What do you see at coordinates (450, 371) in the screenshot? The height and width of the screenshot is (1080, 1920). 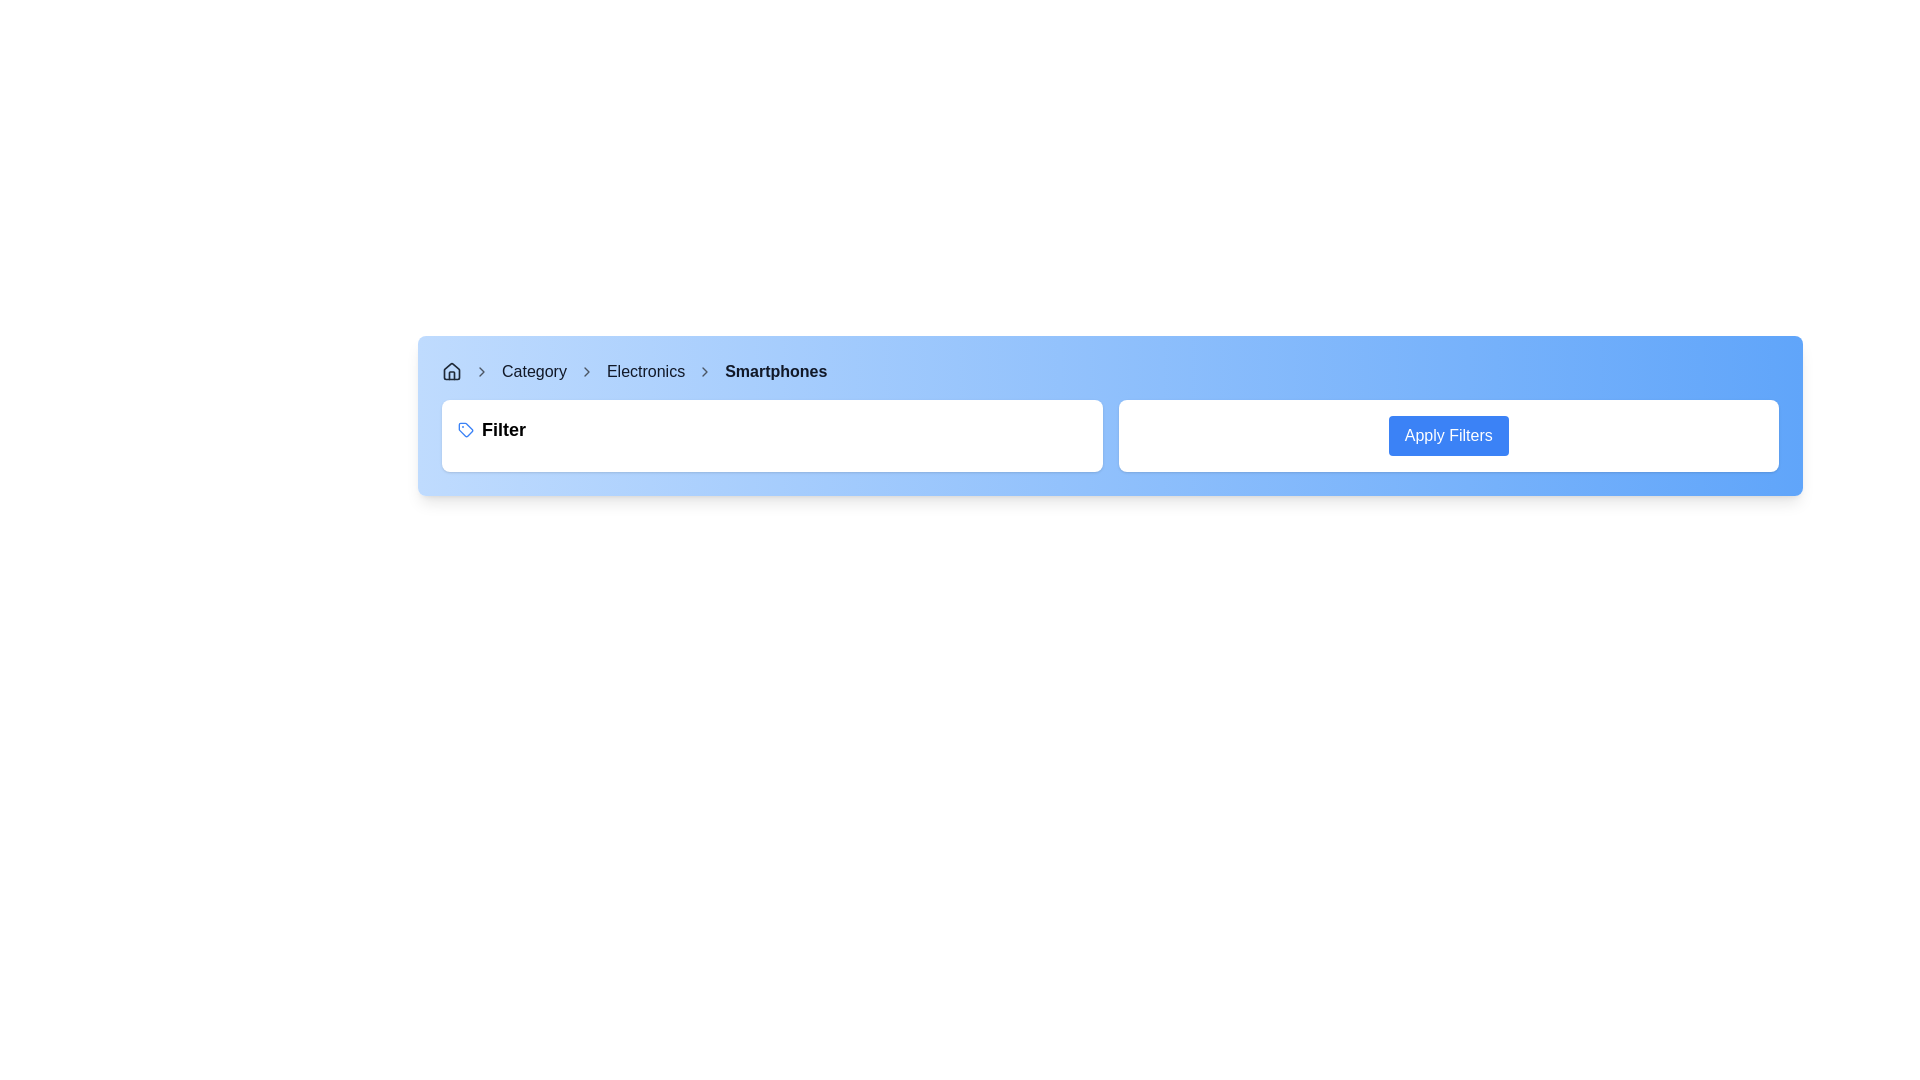 I see `the home icon in the breadcrumb navigation` at bounding box center [450, 371].